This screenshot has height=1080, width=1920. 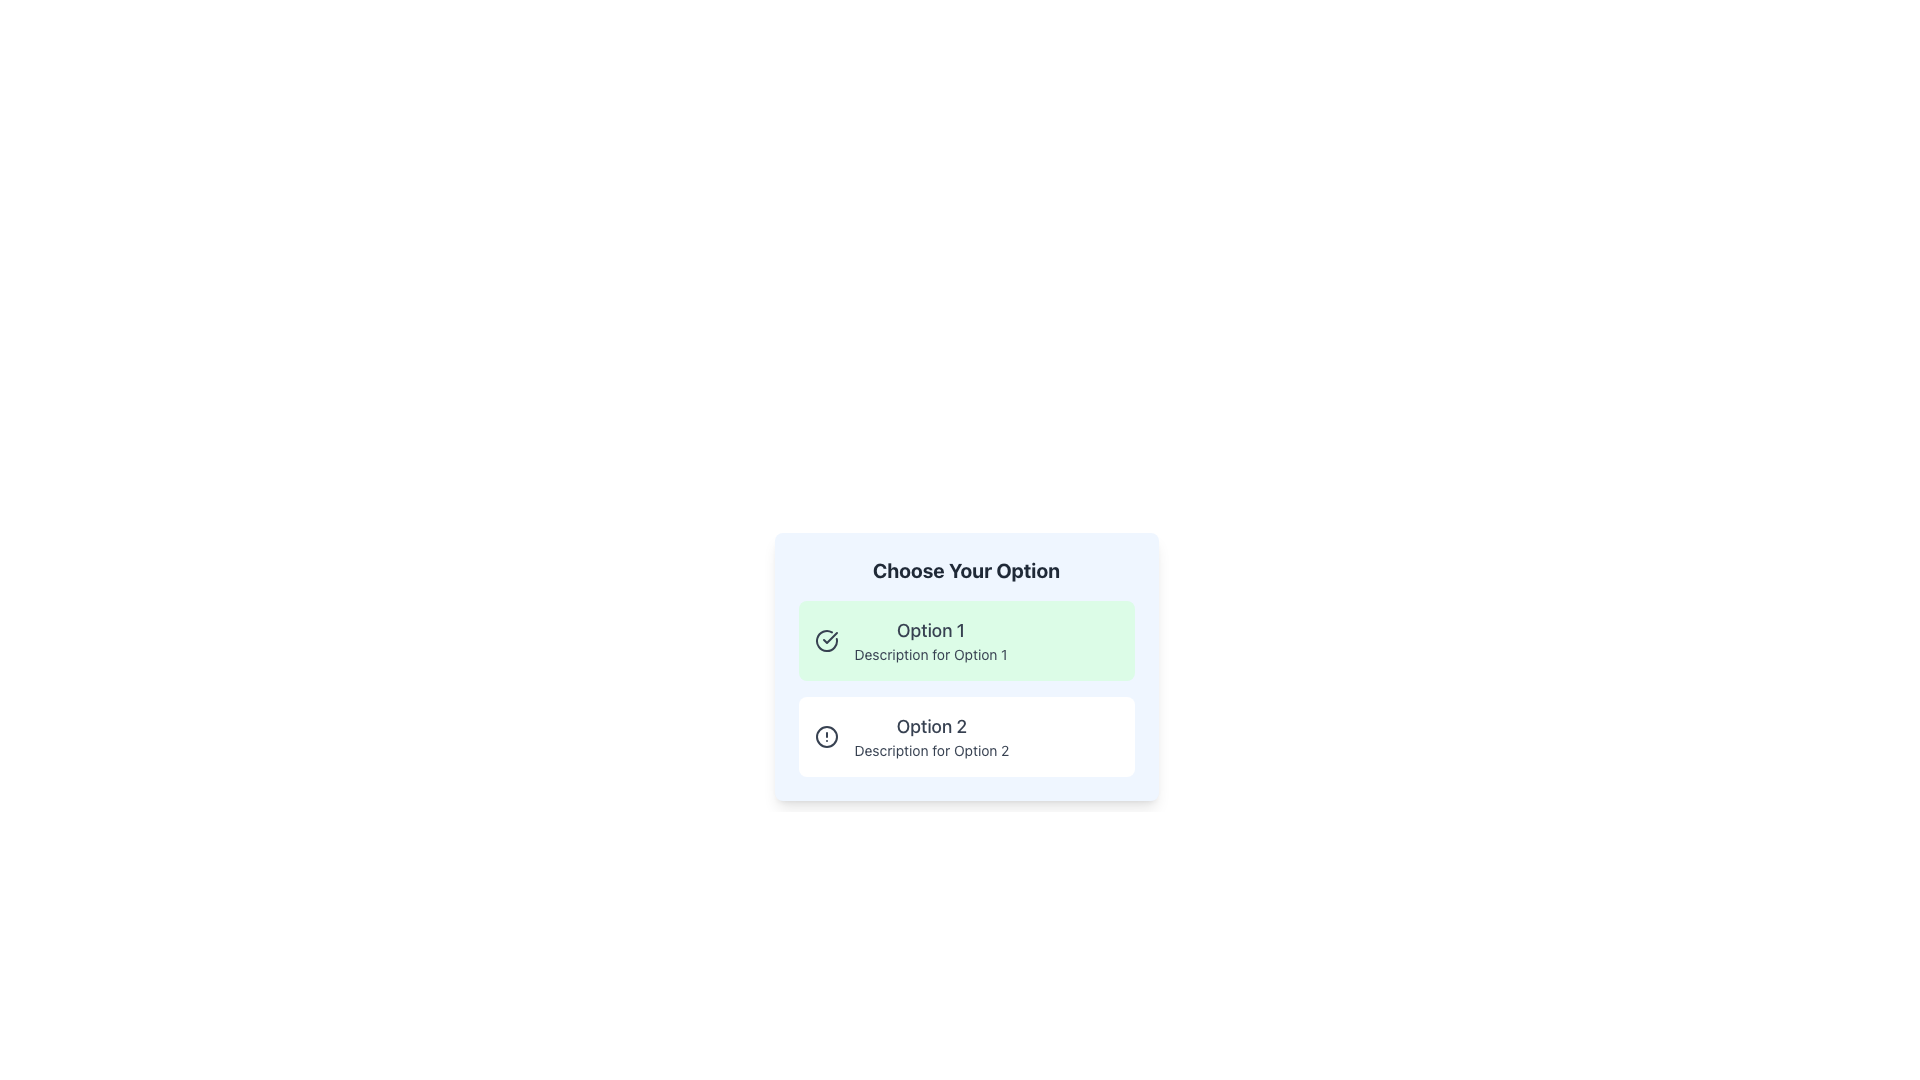 What do you see at coordinates (930, 655) in the screenshot?
I see `the text label 'Description for Option 1', which provides additional information about the 'Option 1' selection, located in the top green-highlighted region of the options panel` at bounding box center [930, 655].